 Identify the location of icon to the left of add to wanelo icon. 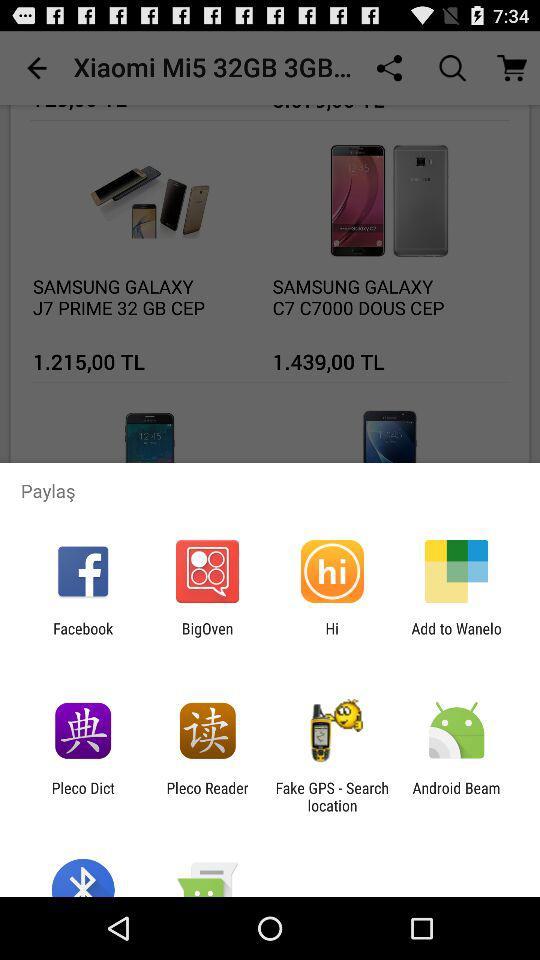
(332, 636).